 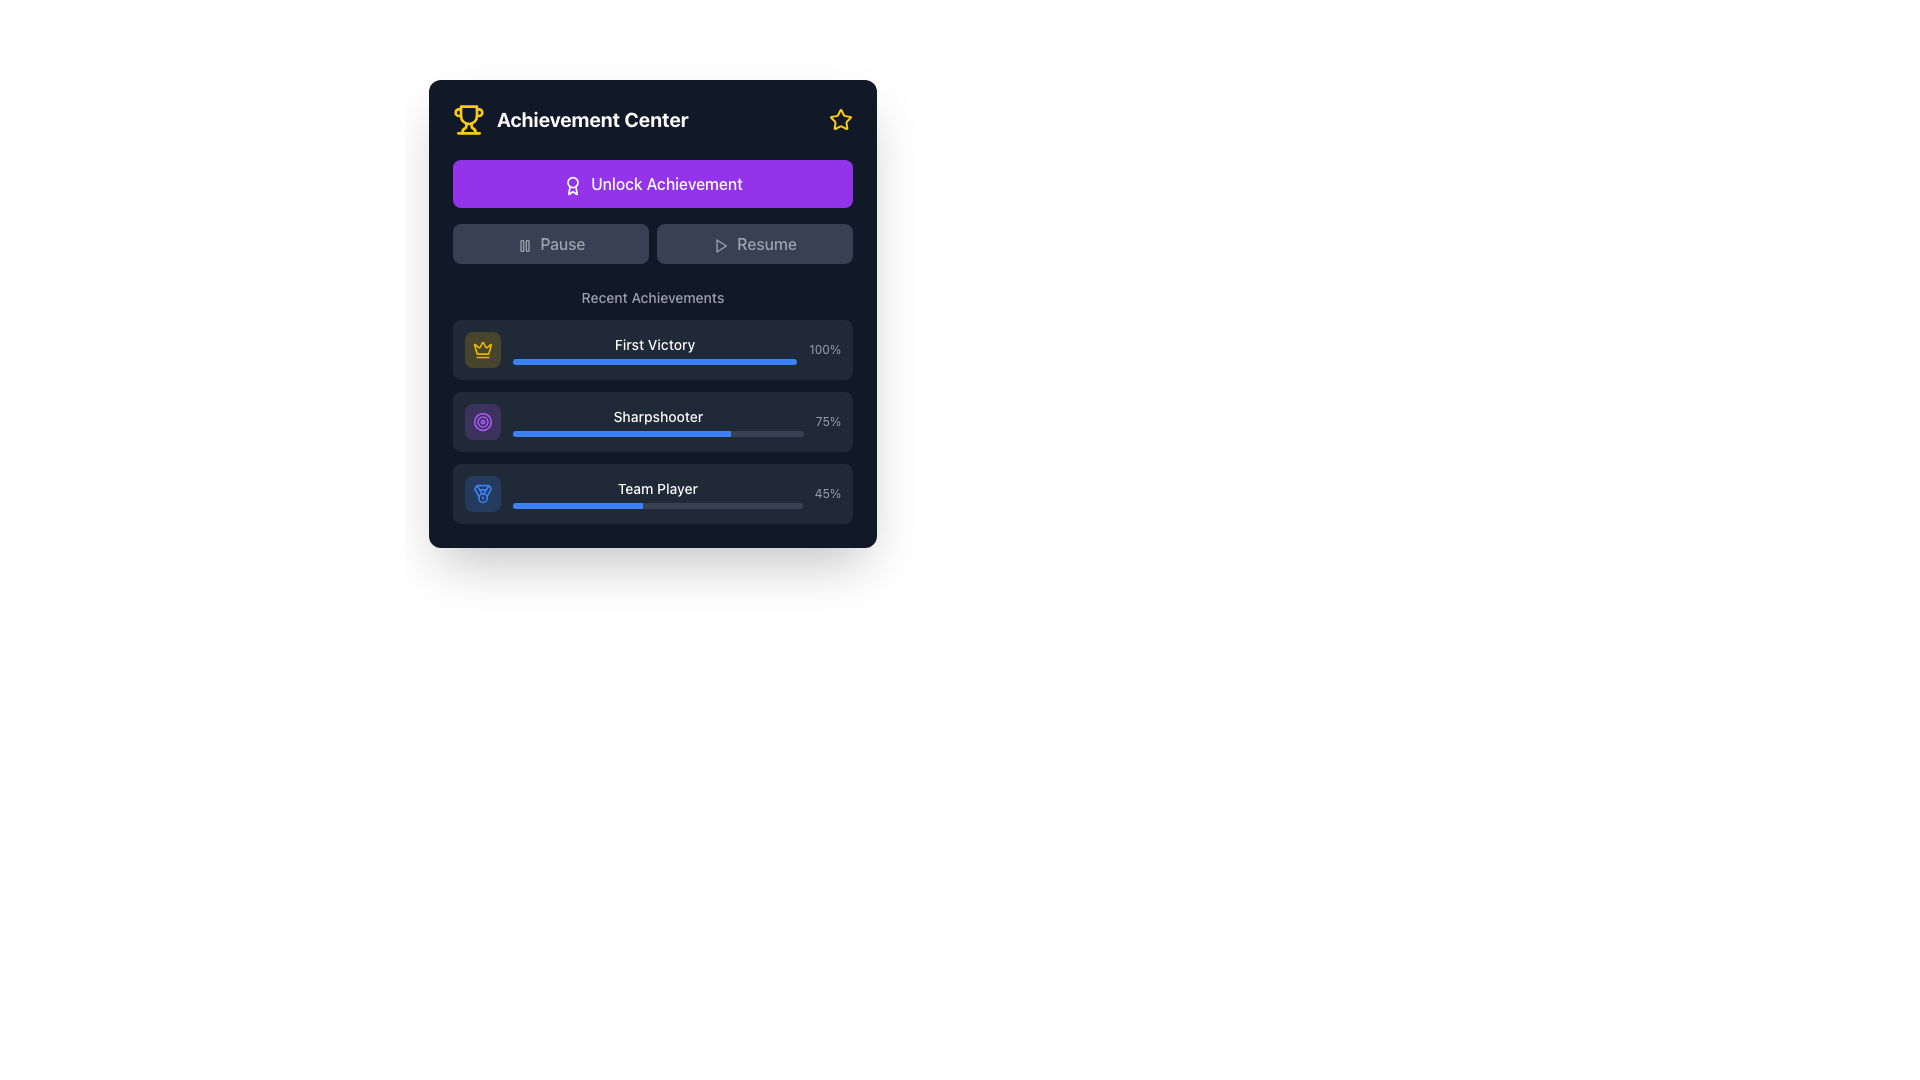 What do you see at coordinates (658, 415) in the screenshot?
I see `the text label displaying the title of an achievement in the 'Achievement Center' interface, which is positioned above a progress bar` at bounding box center [658, 415].